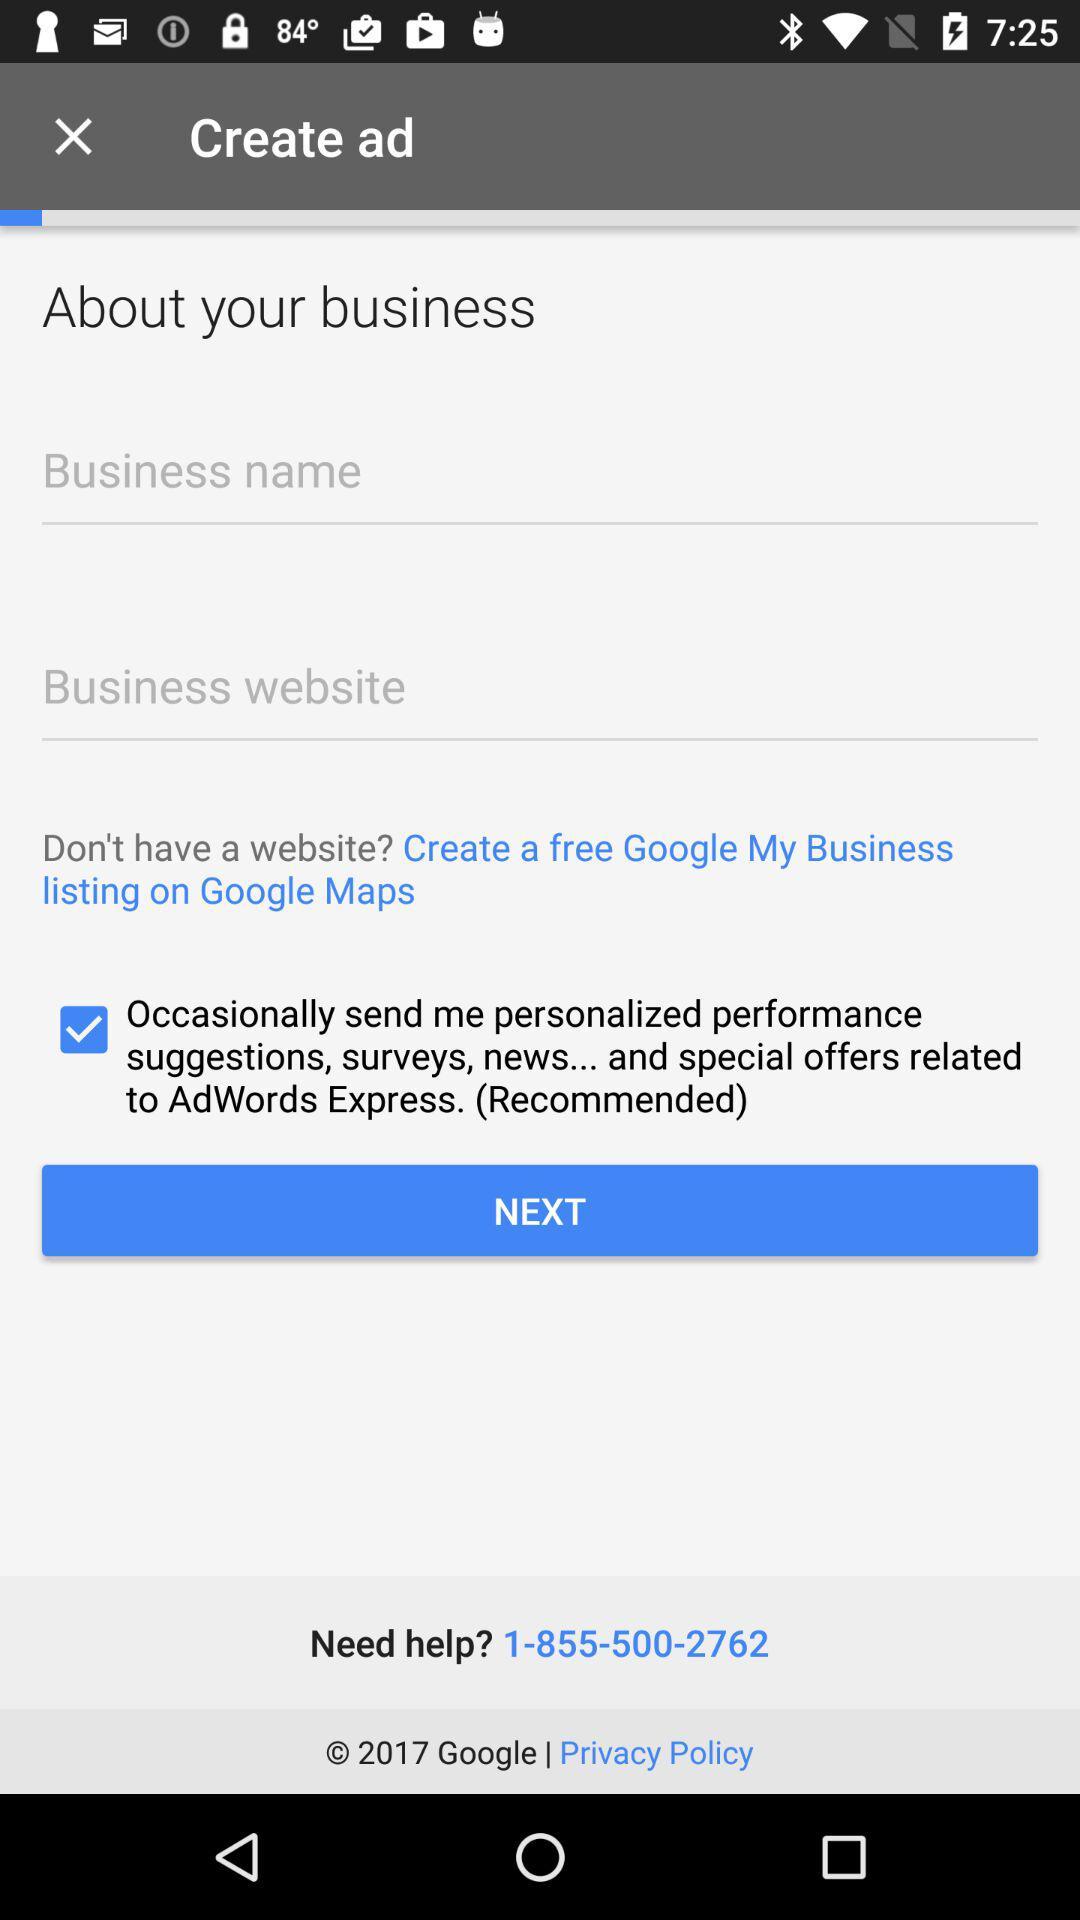 This screenshot has height=1920, width=1080. I want to click on the item to the left of create ad icon, so click(72, 135).